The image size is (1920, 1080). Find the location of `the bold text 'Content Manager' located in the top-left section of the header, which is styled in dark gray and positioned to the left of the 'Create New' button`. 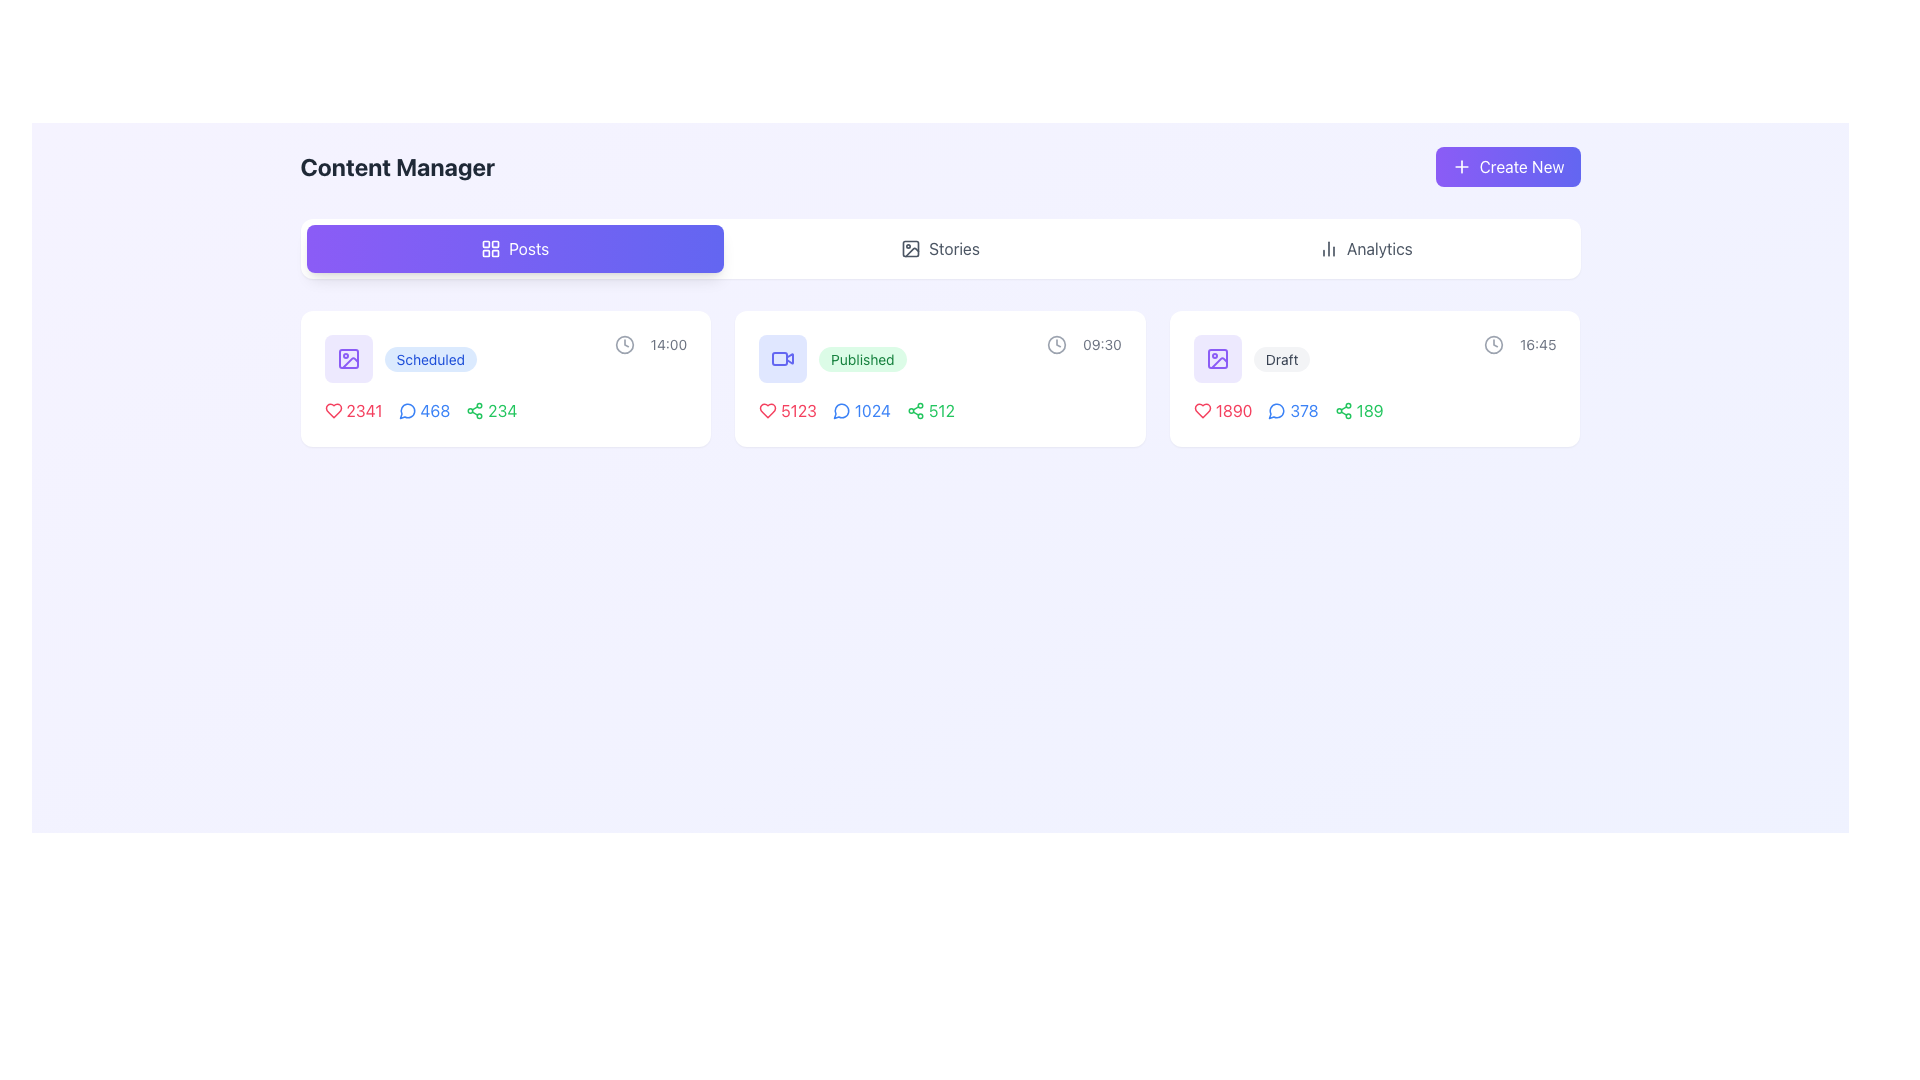

the bold text 'Content Manager' located in the top-left section of the header, which is styled in dark gray and positioned to the left of the 'Create New' button is located at coordinates (397, 165).